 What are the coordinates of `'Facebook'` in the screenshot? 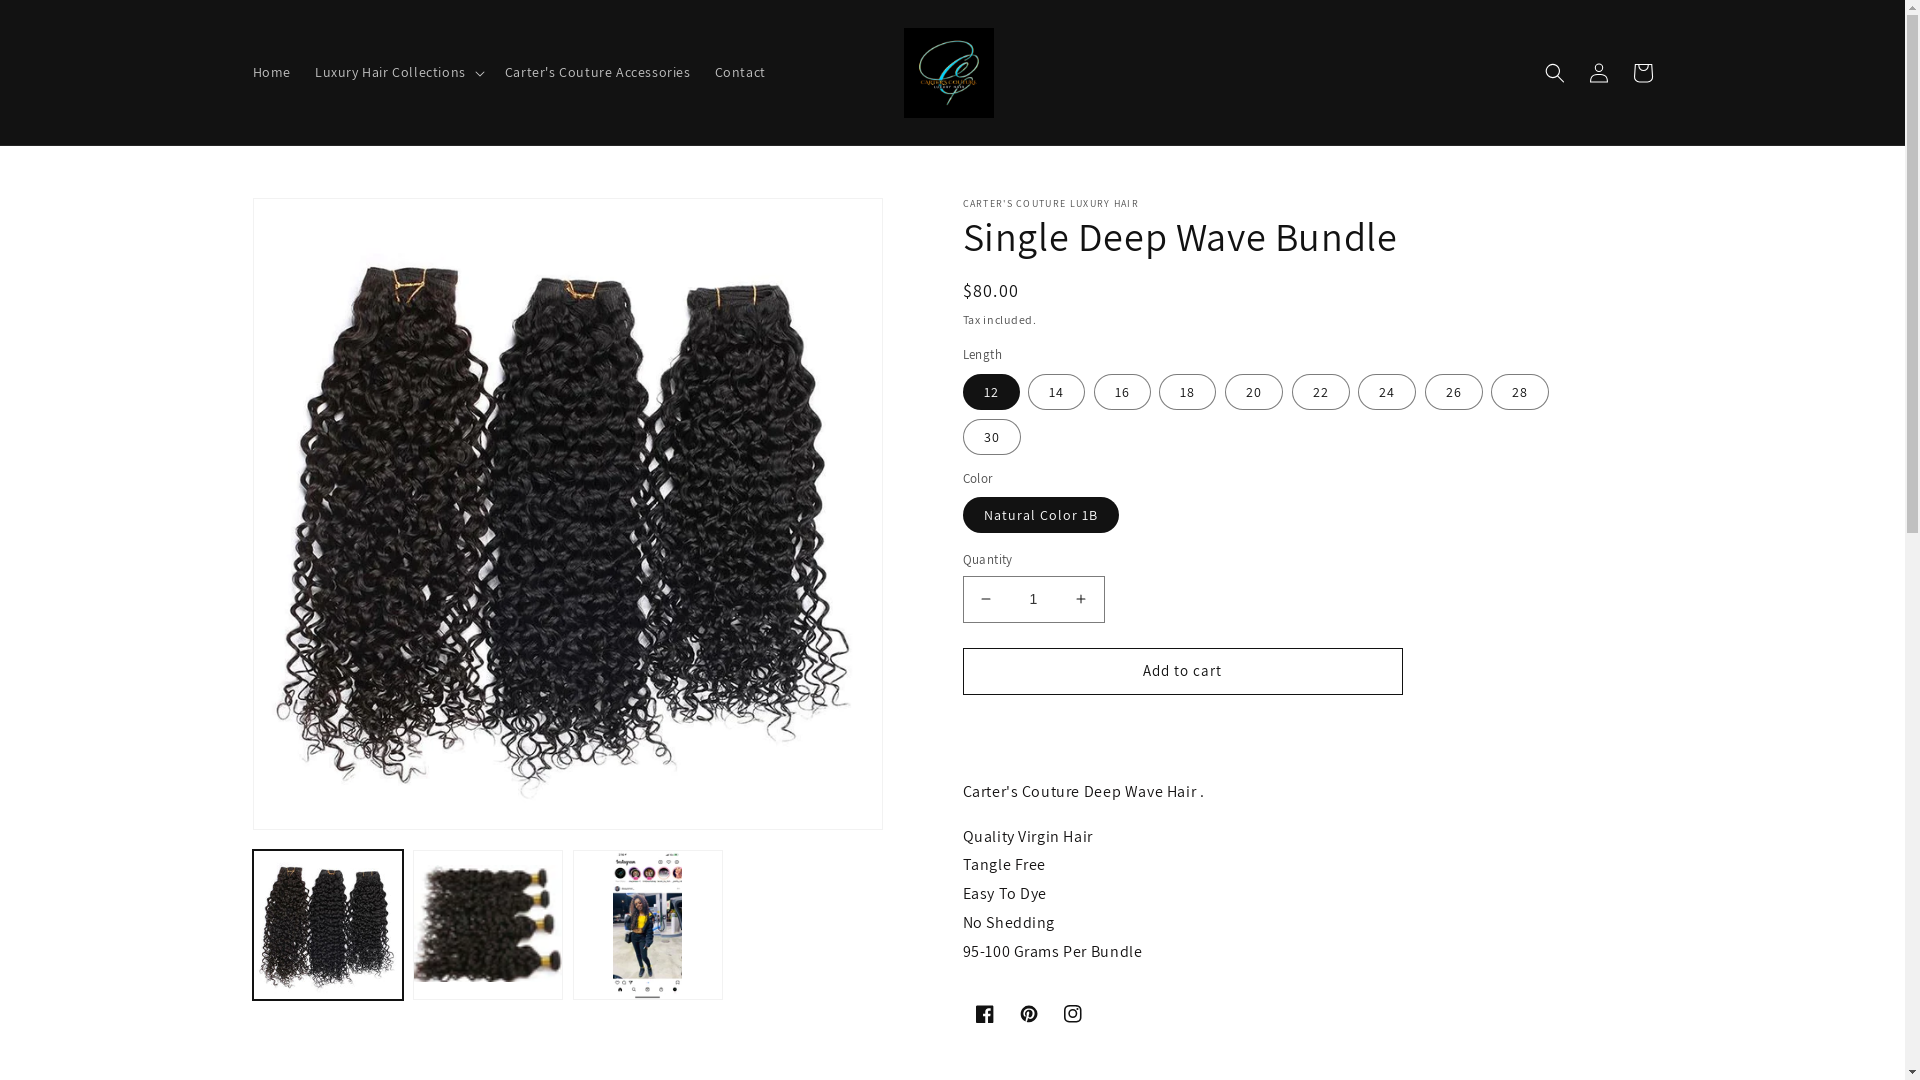 It's located at (983, 1014).